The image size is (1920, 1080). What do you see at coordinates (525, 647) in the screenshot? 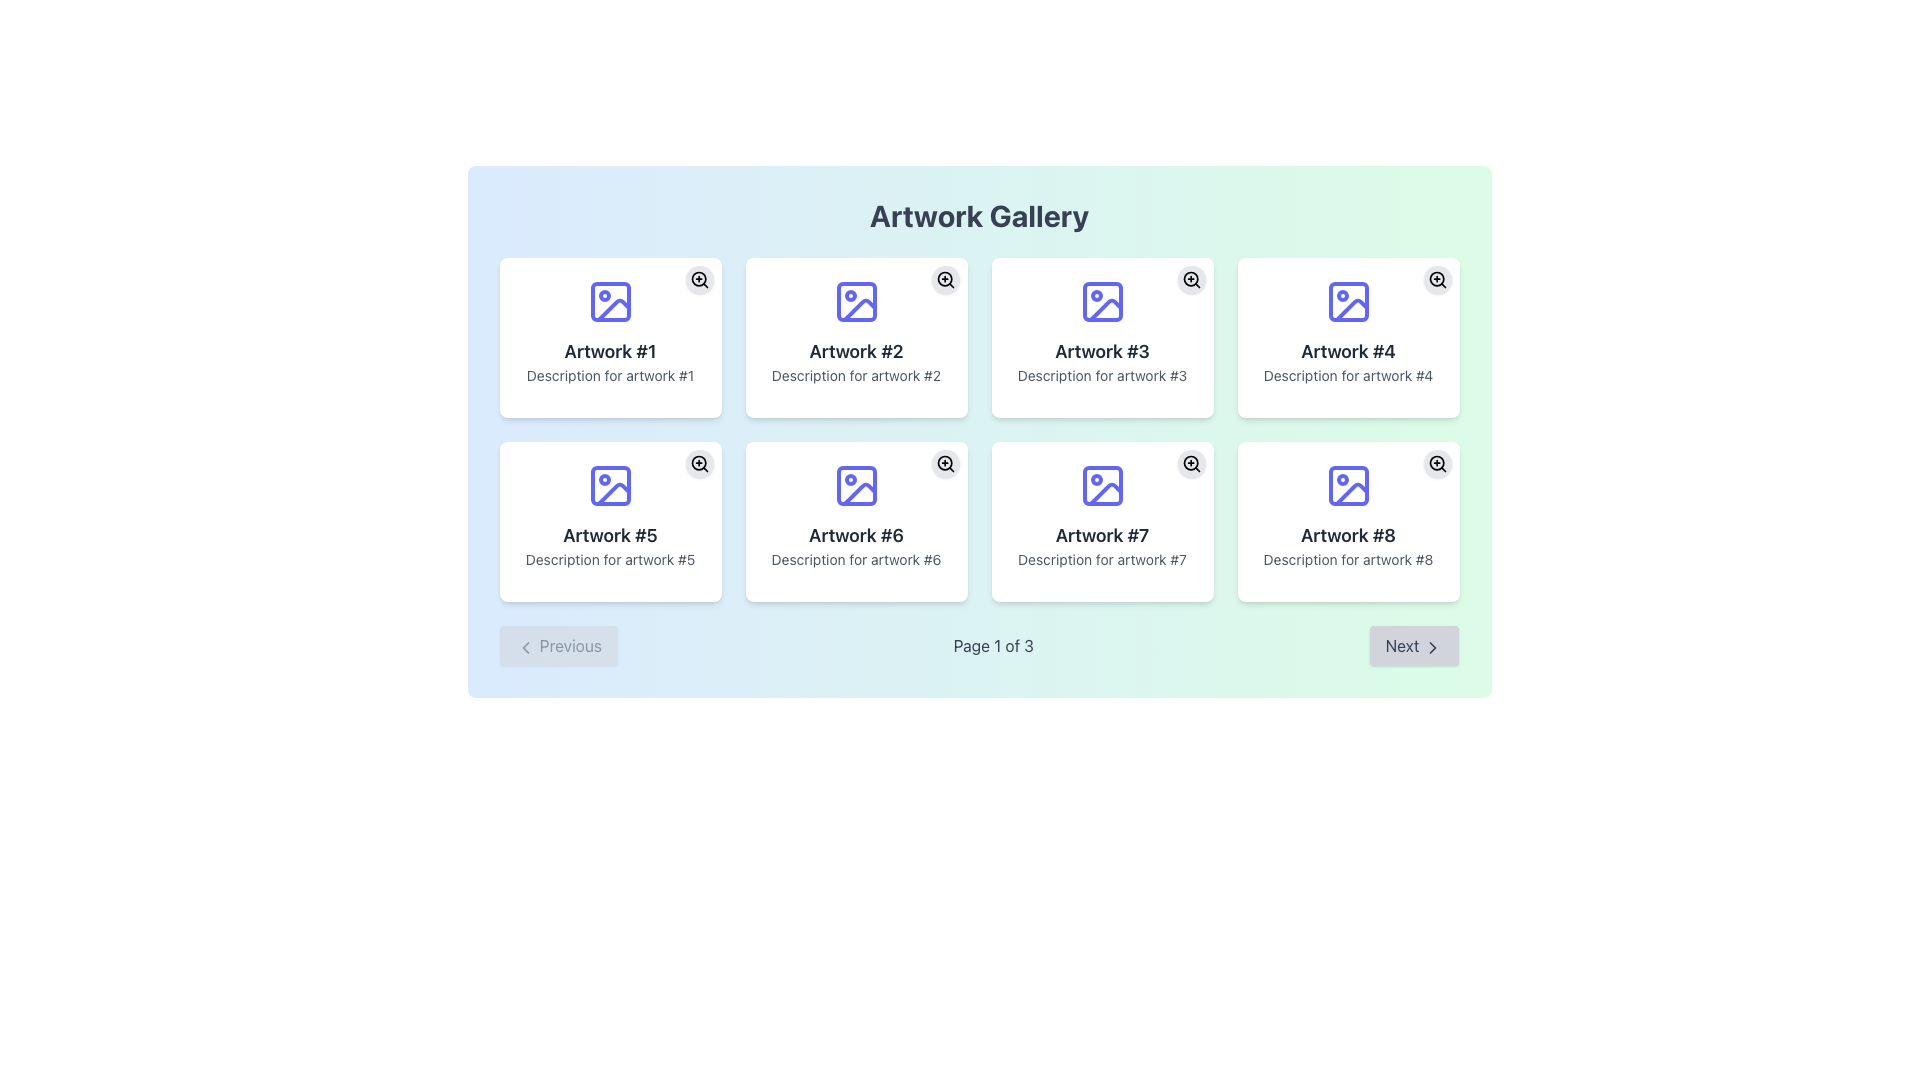
I see `the 'Previous' button icon located on the left edge, next to the text label, at the bottom left corner of the interface` at bounding box center [525, 647].